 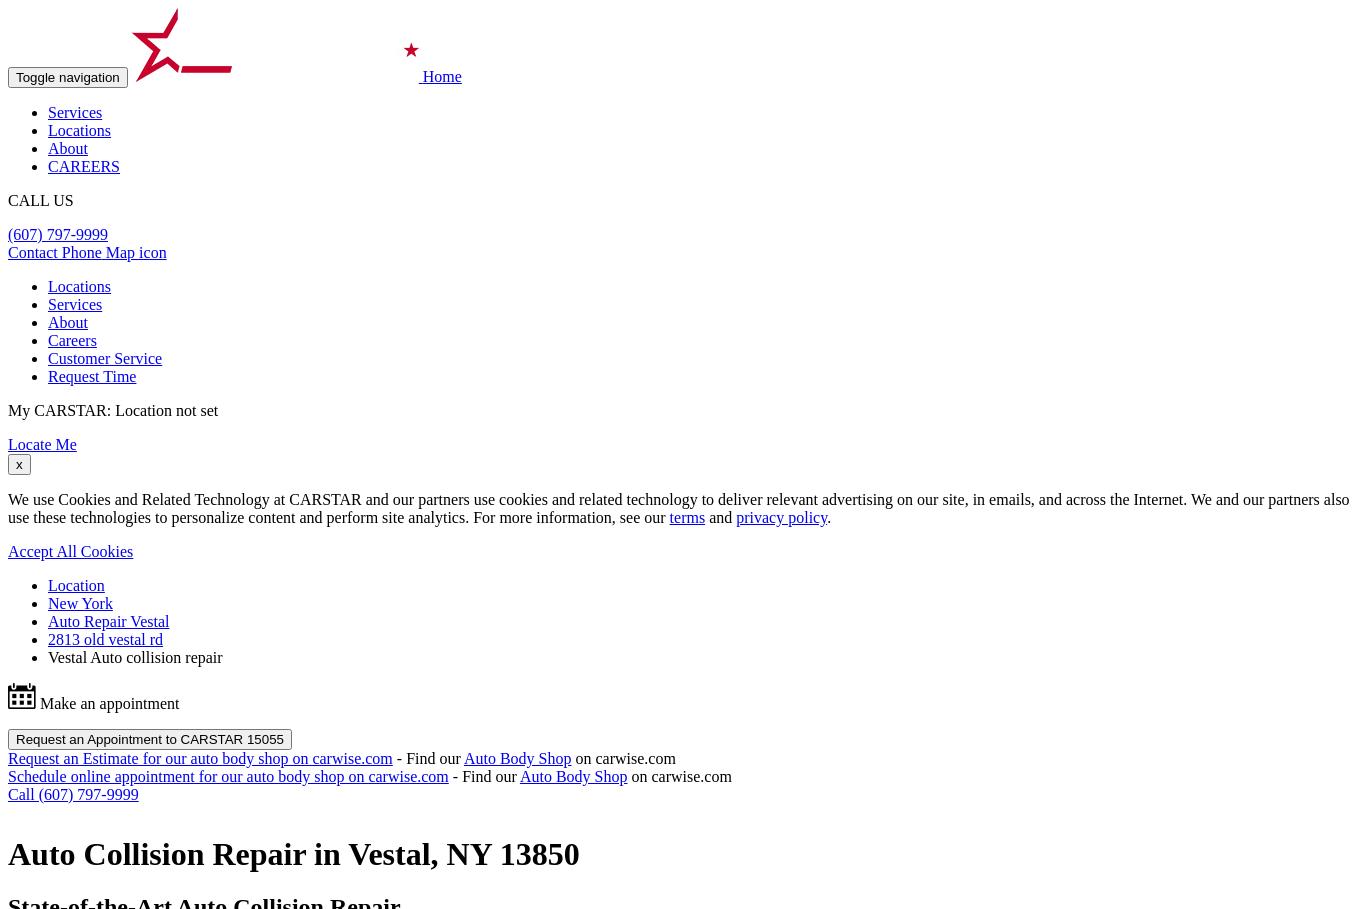 I want to click on 'We use Cookies and Related Technology at CARSTAR and our partners use cookies and related technology to deliver
            relevant advertising on our site, in emails, and across the Internet. We and our partners also use these technologies
            to personalize content and perform site analytics. For more information, see our', so click(x=677, y=507).